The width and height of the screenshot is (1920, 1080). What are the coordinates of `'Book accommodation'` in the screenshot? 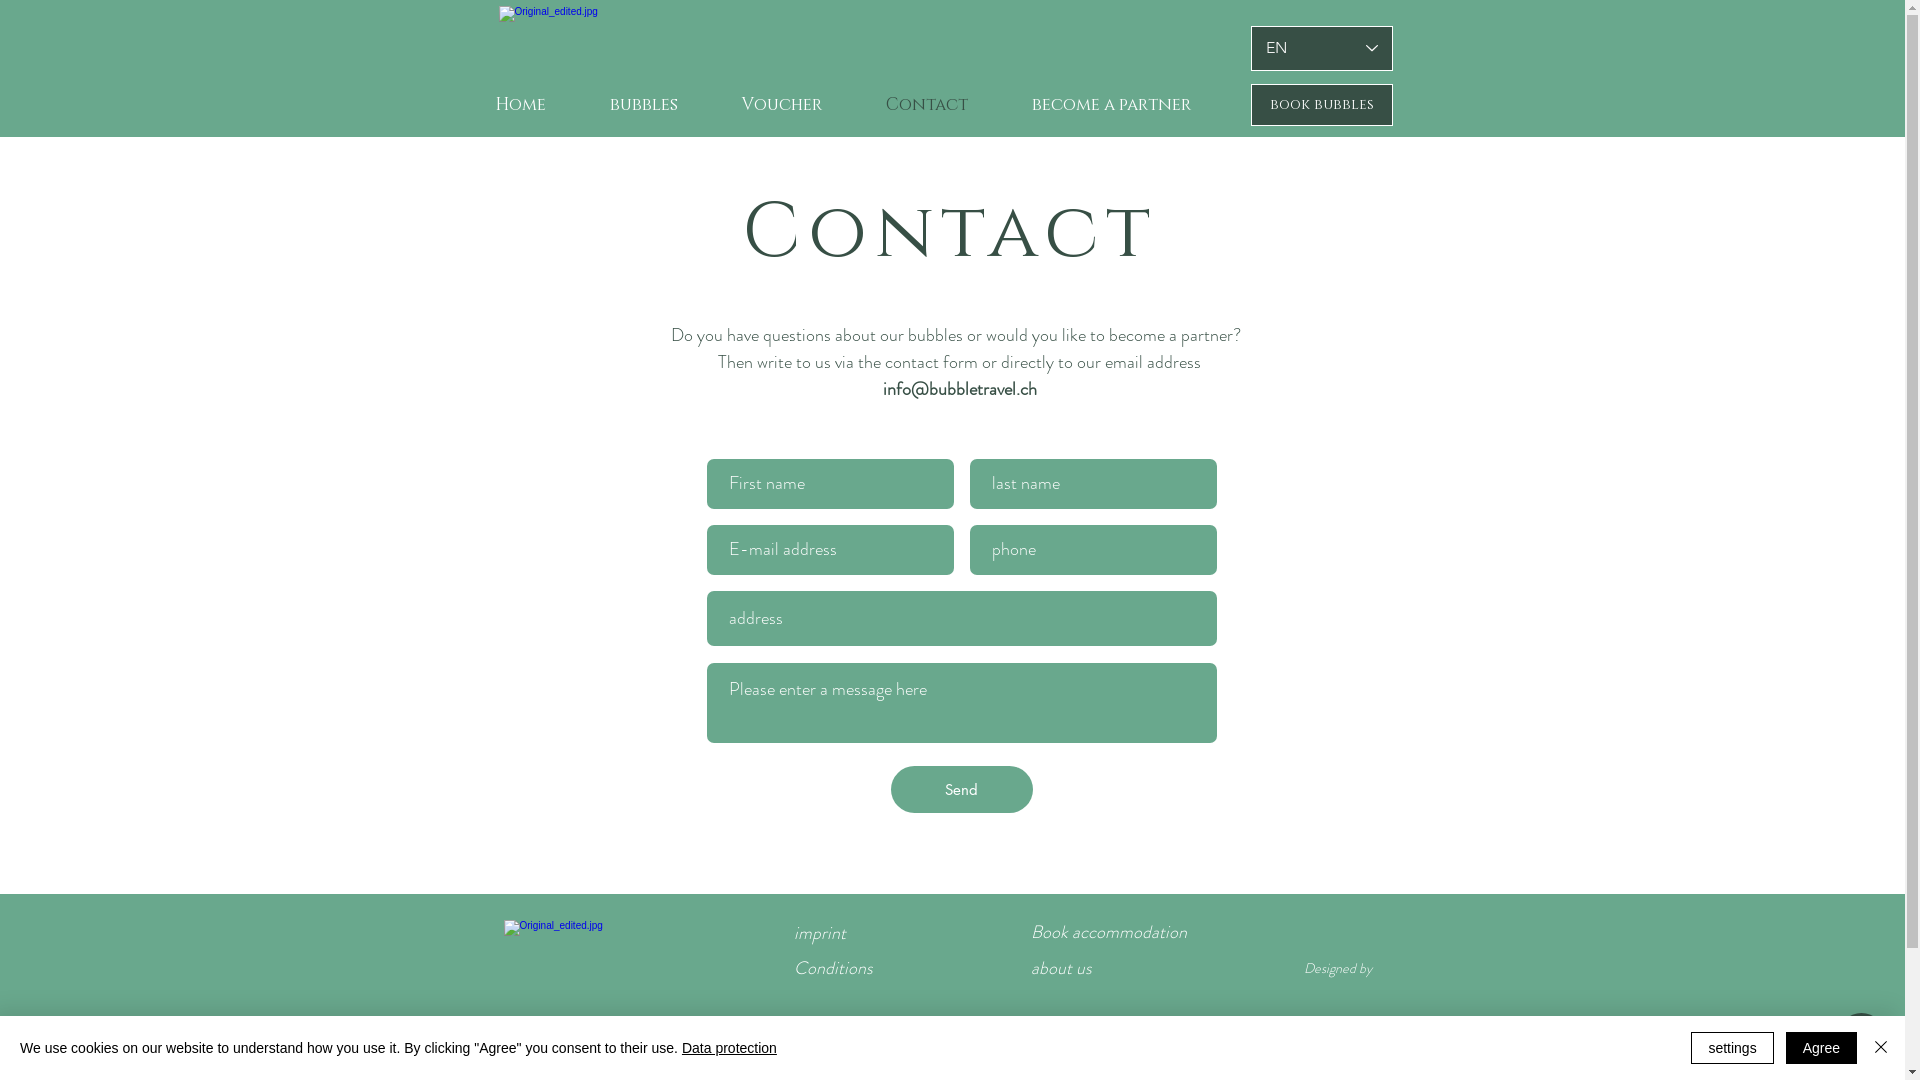 It's located at (1030, 932).